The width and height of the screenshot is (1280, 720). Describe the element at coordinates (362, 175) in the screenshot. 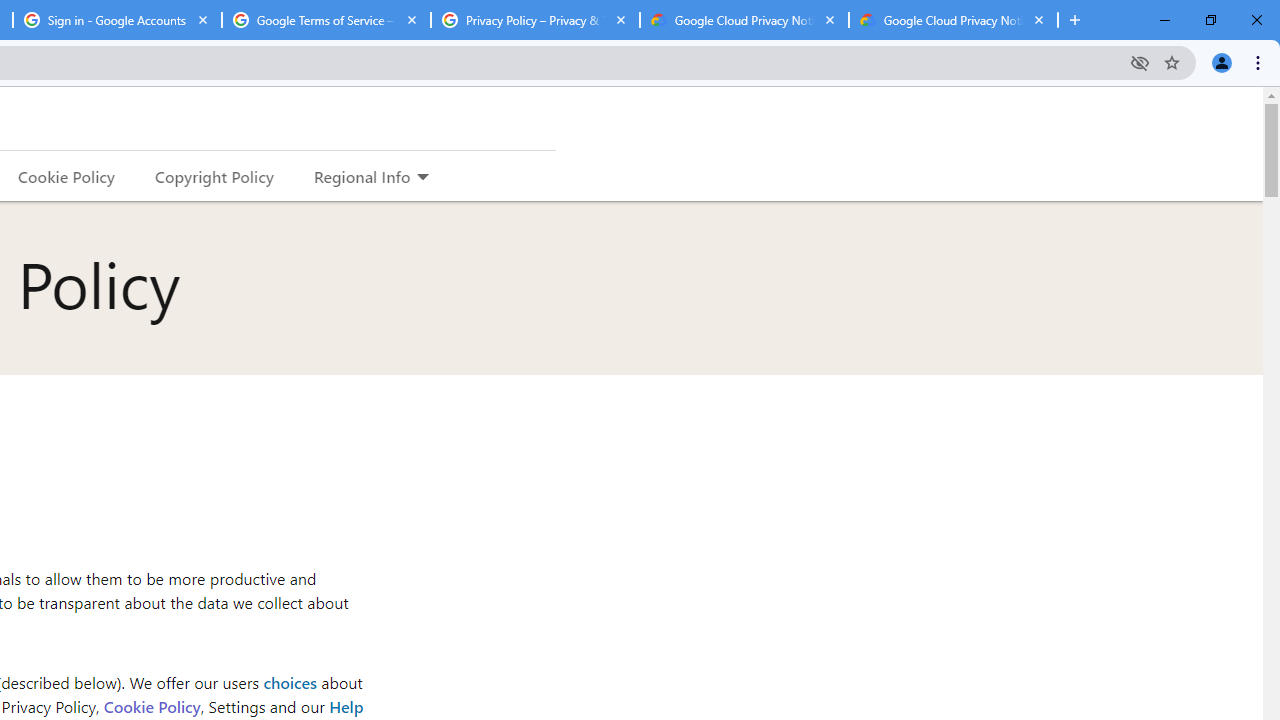

I see `'Regional Info'` at that location.